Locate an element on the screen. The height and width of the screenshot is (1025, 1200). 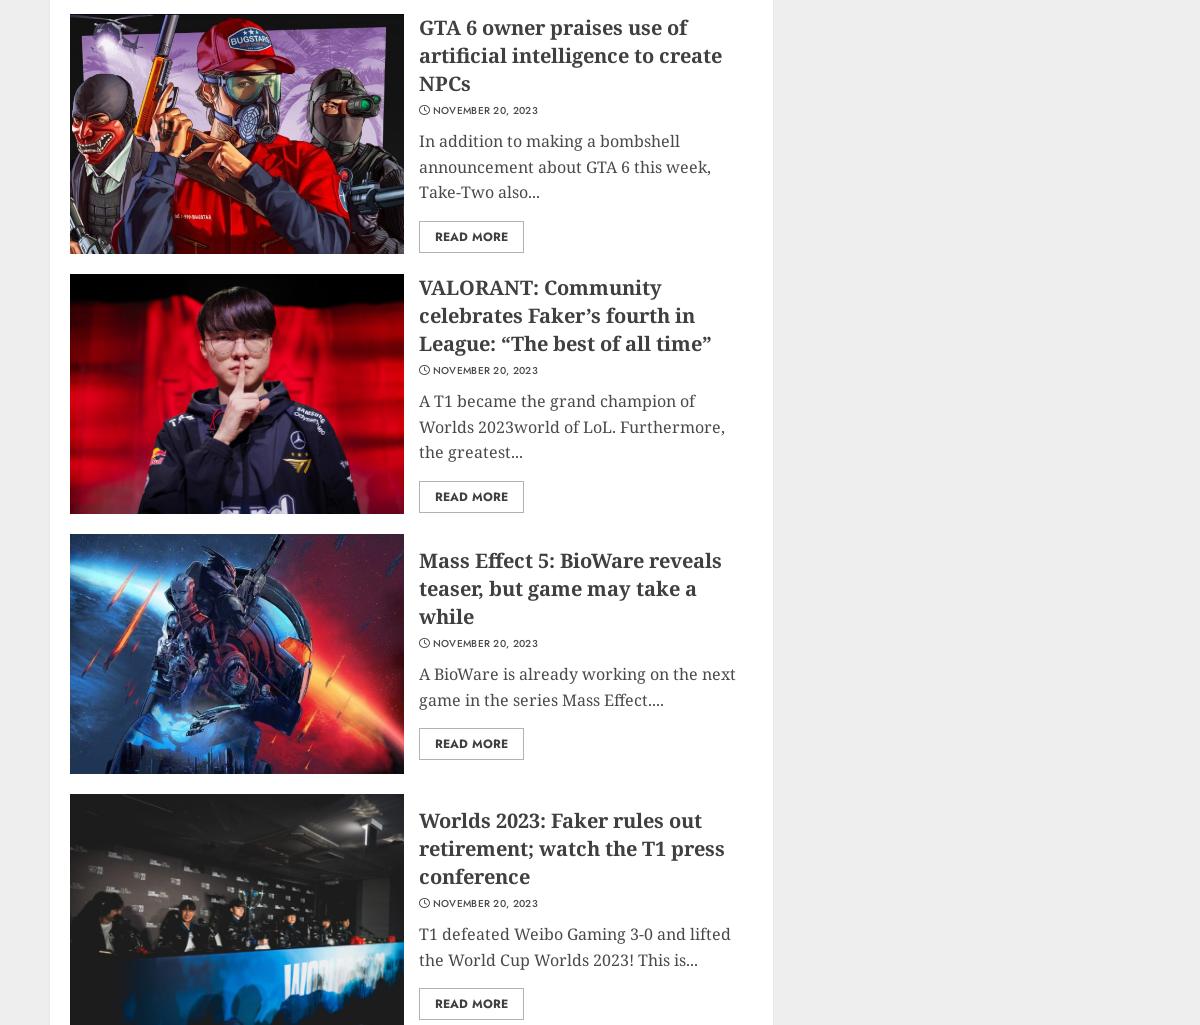
'A T1 became the grand champion of Worlds 2023world of LoL. Furthermore, the greatest...' is located at coordinates (571, 425).